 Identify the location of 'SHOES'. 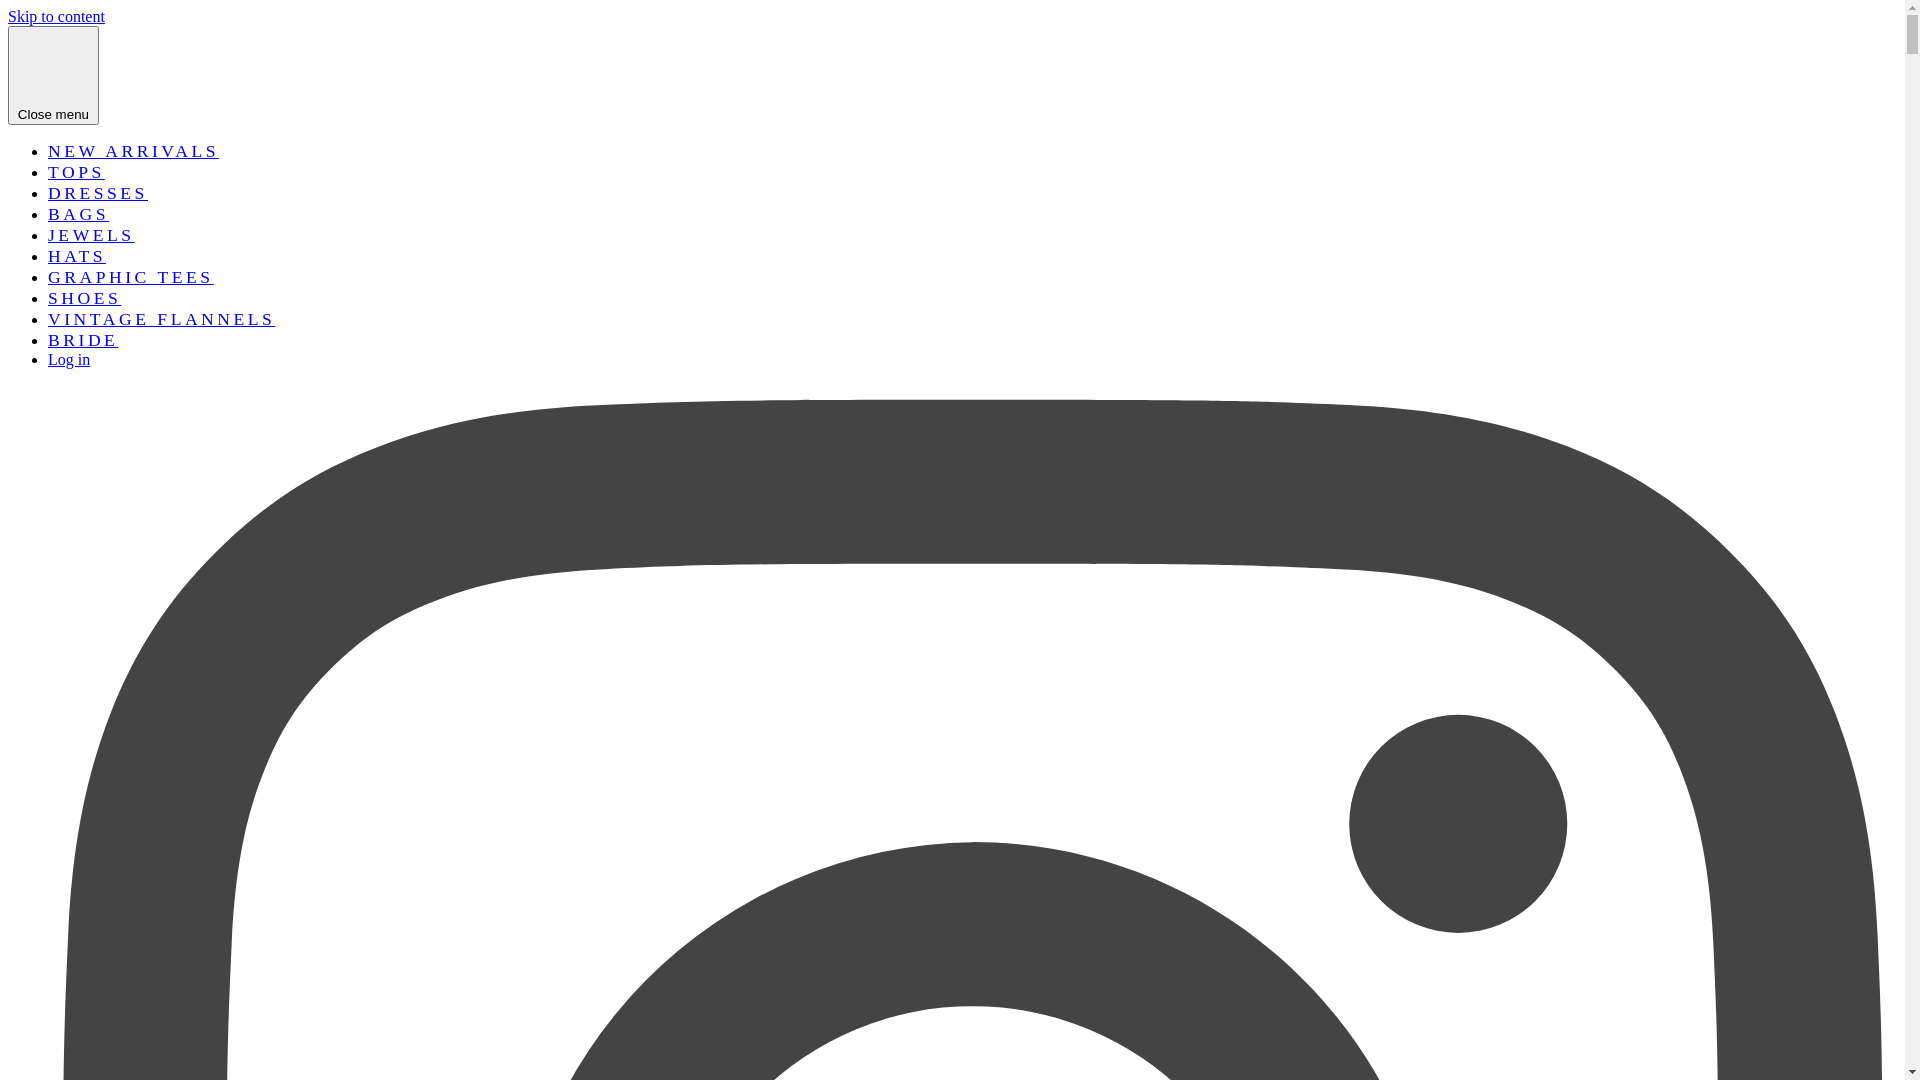
(83, 297).